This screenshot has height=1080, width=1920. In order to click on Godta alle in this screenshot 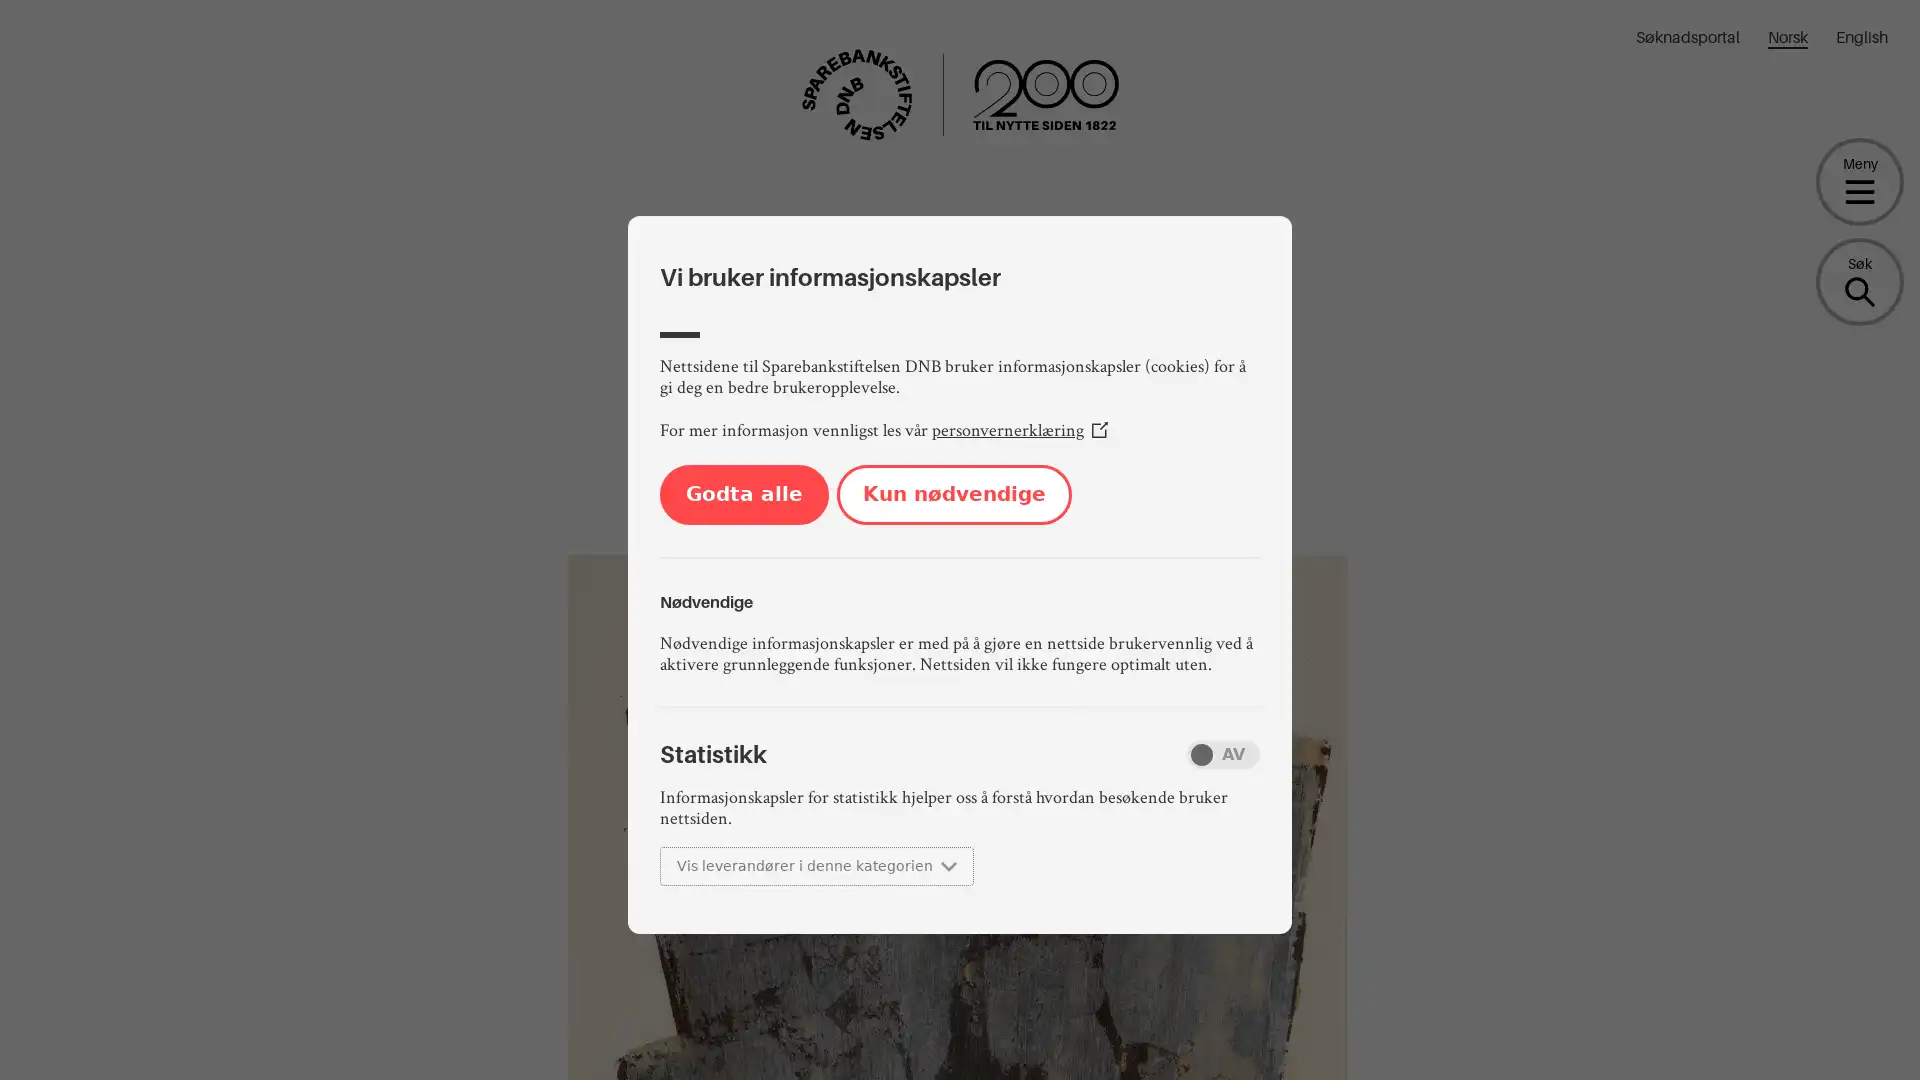, I will do `click(743, 494)`.